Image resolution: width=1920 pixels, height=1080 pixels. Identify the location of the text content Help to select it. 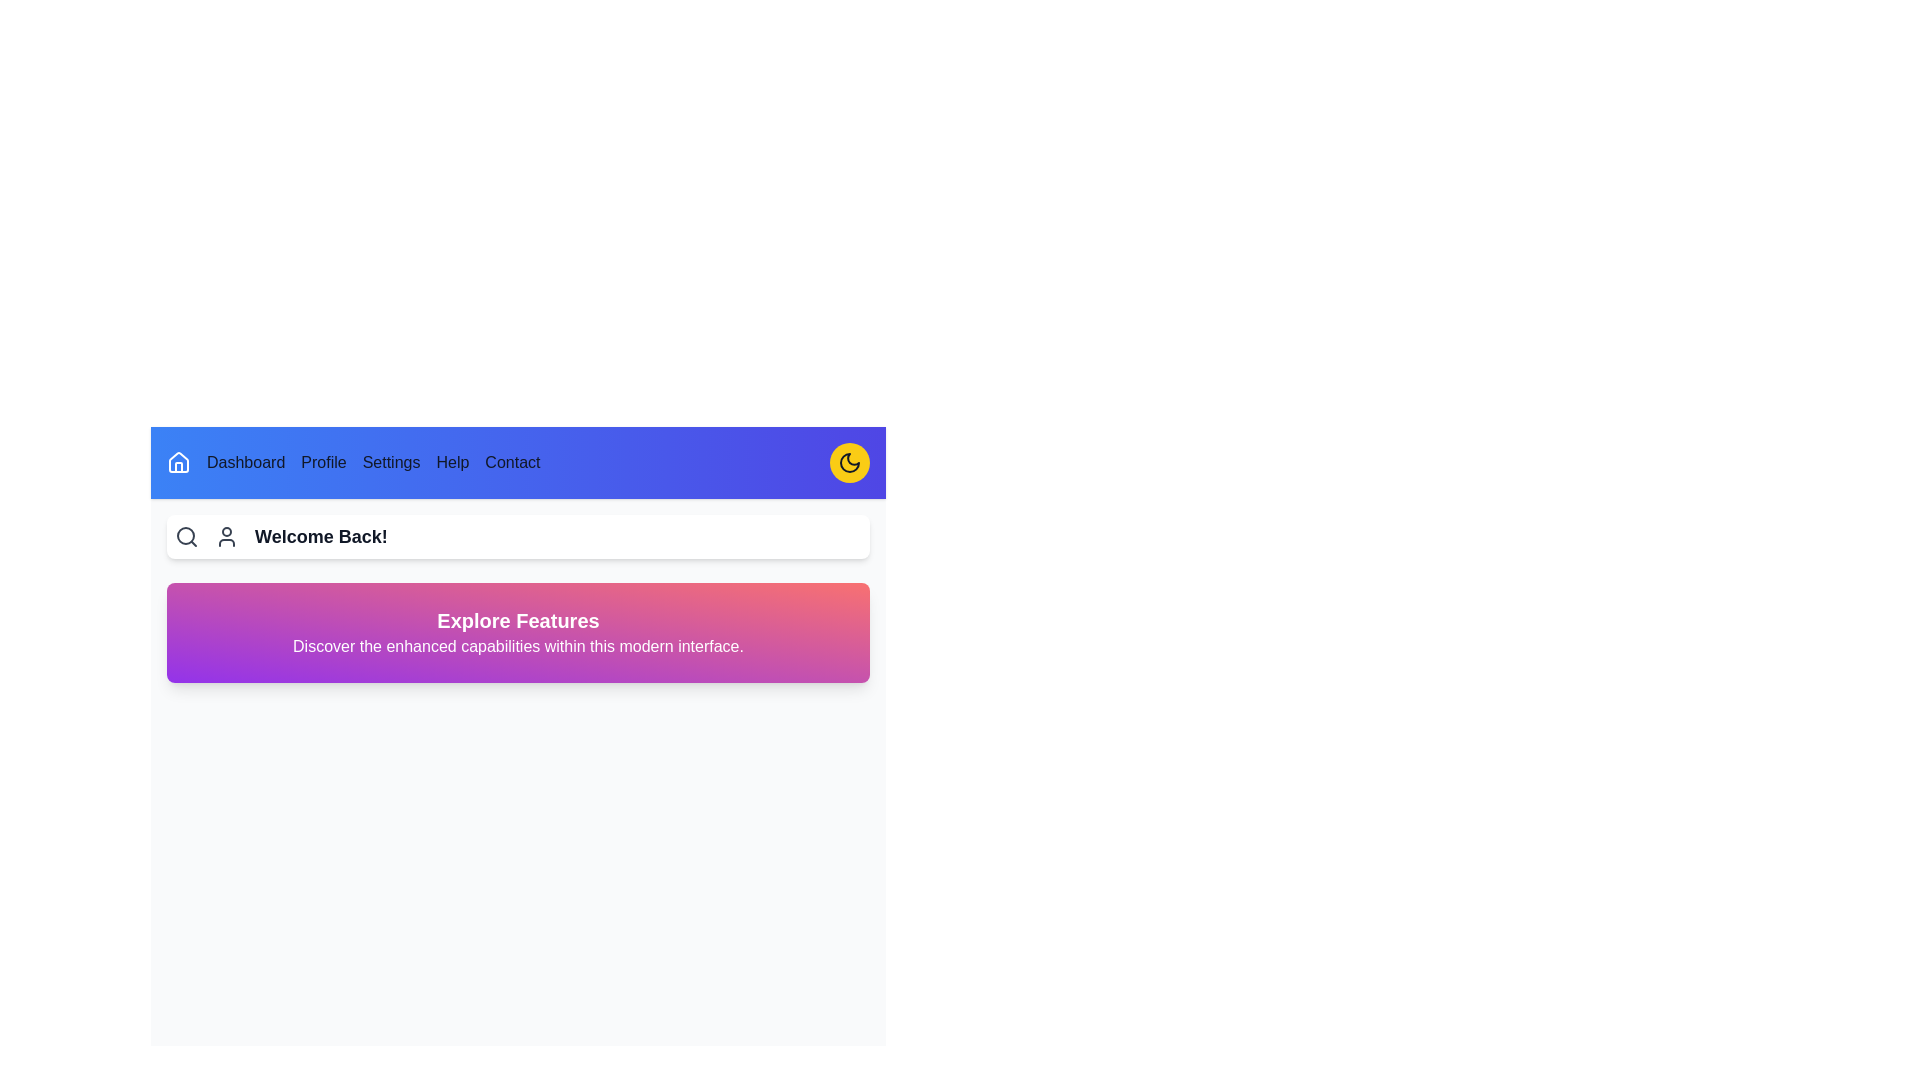
(451, 462).